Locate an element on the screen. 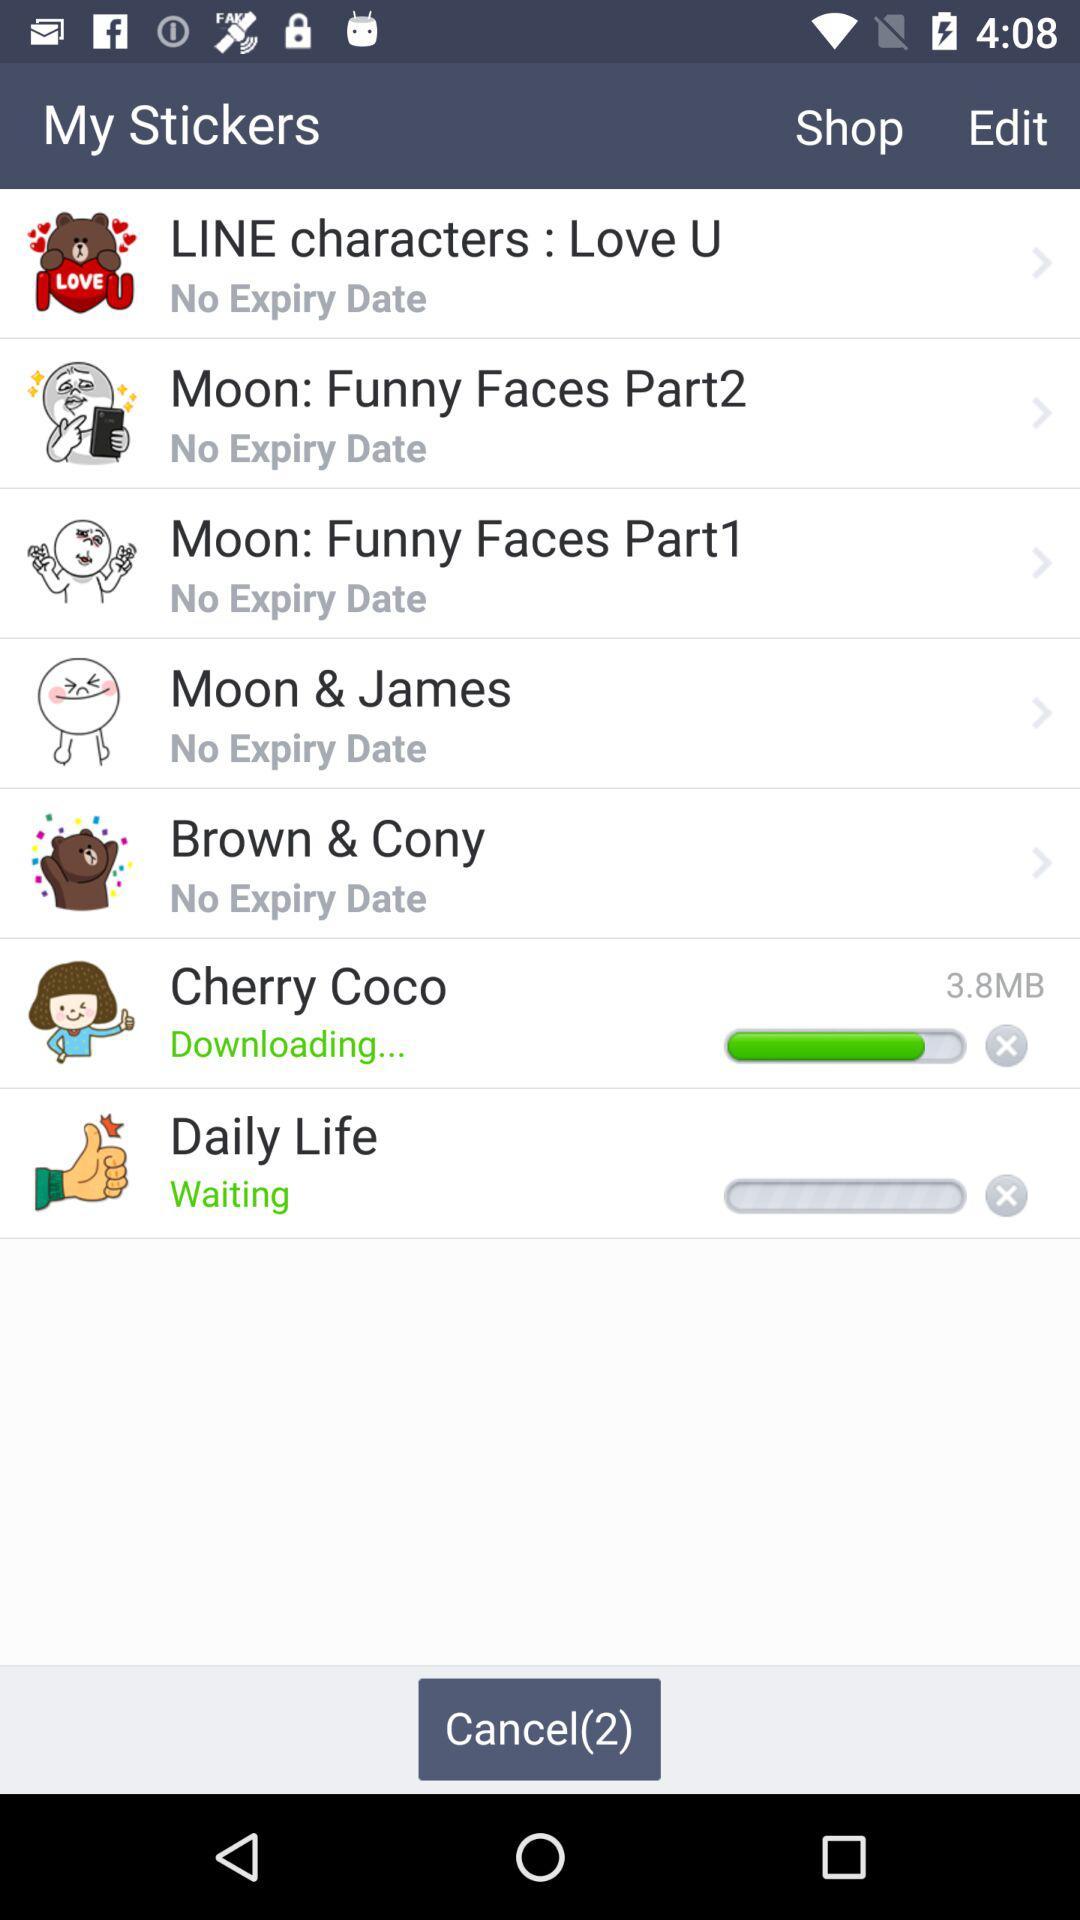 The image size is (1080, 1920). cancel this download is located at coordinates (1006, 1046).